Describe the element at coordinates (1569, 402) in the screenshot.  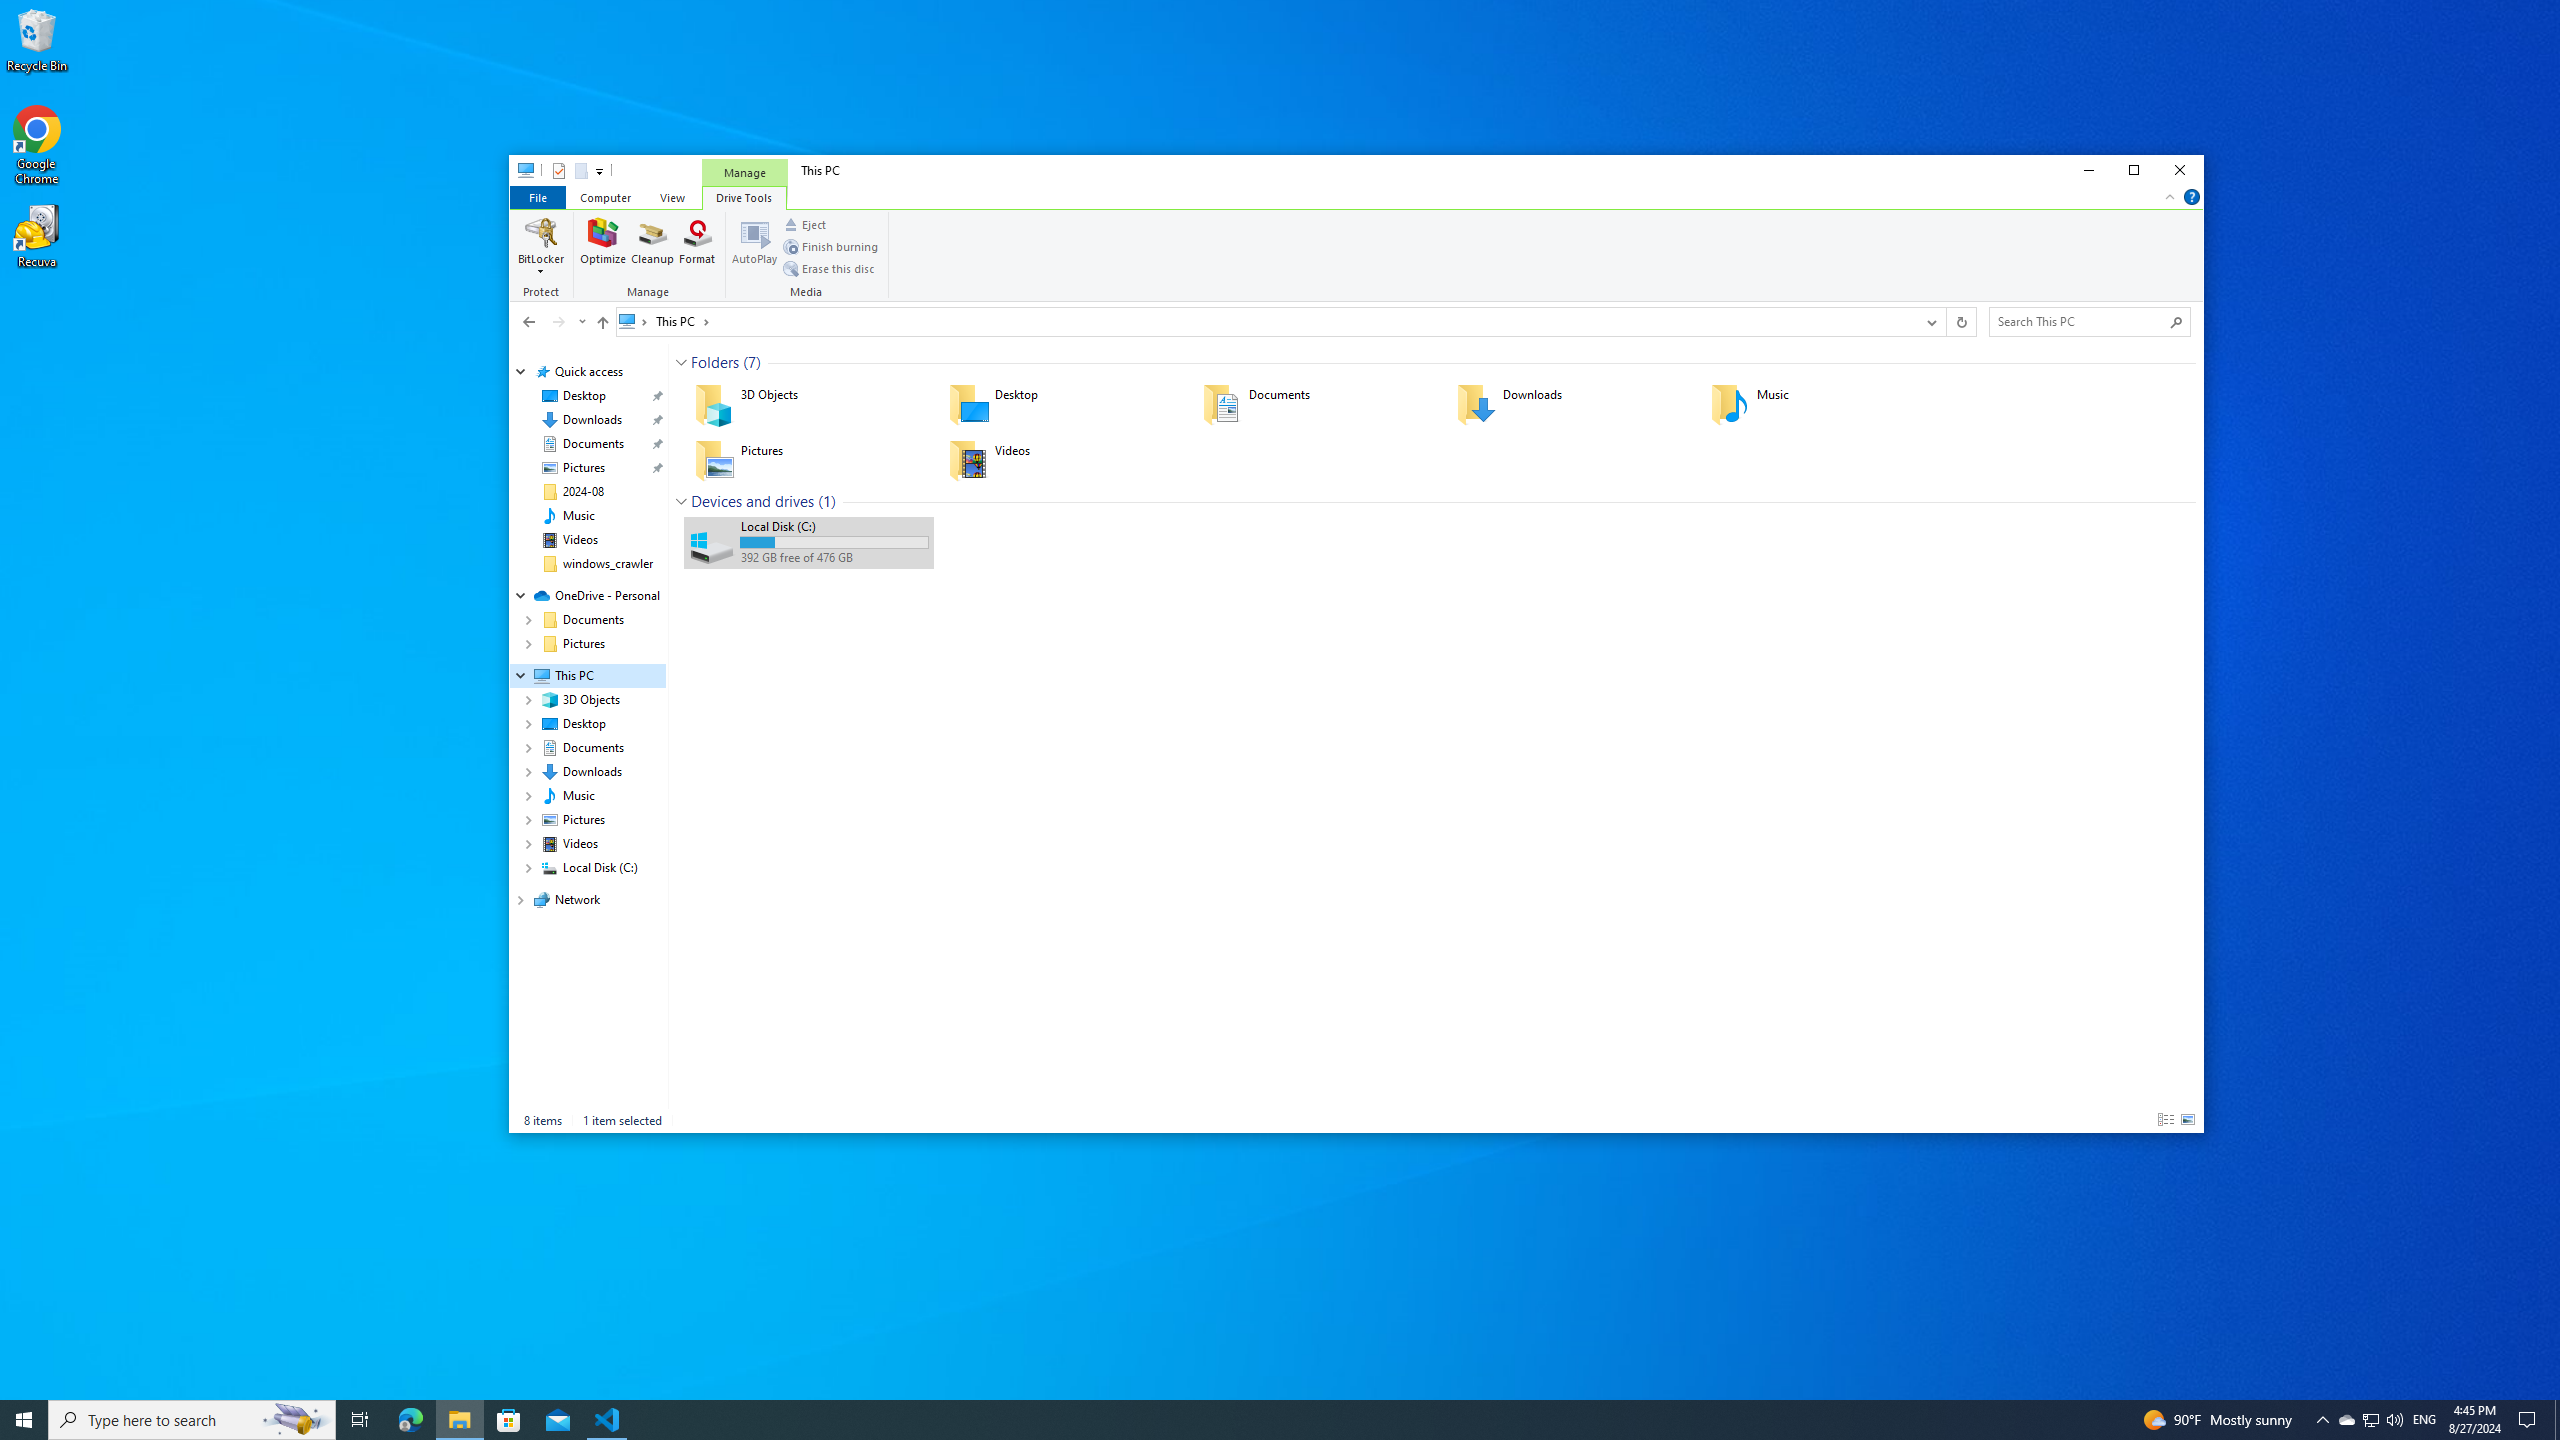
I see `'Downloads'` at that location.